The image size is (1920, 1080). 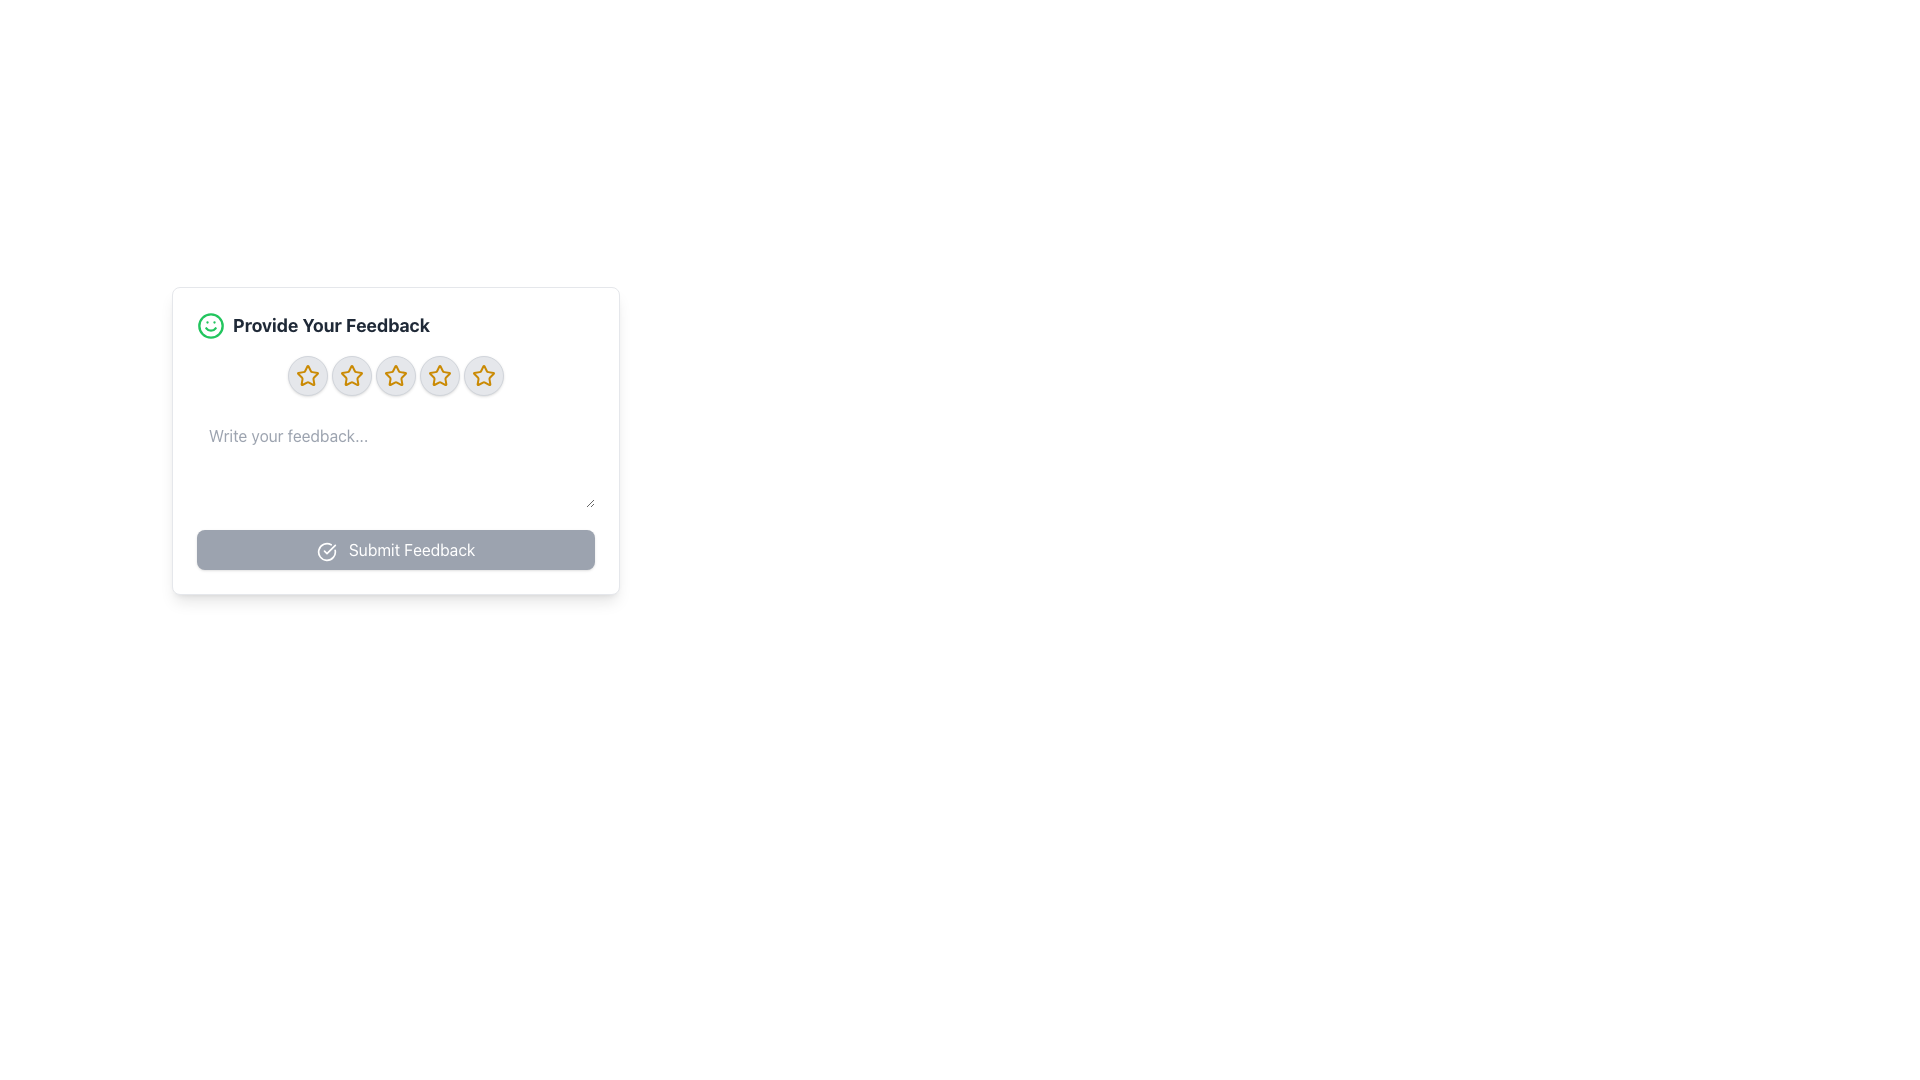 What do you see at coordinates (326, 551) in the screenshot?
I see `the small circular button icon with a check mark inside, located on the left side of the 'Submit Feedback' button` at bounding box center [326, 551].